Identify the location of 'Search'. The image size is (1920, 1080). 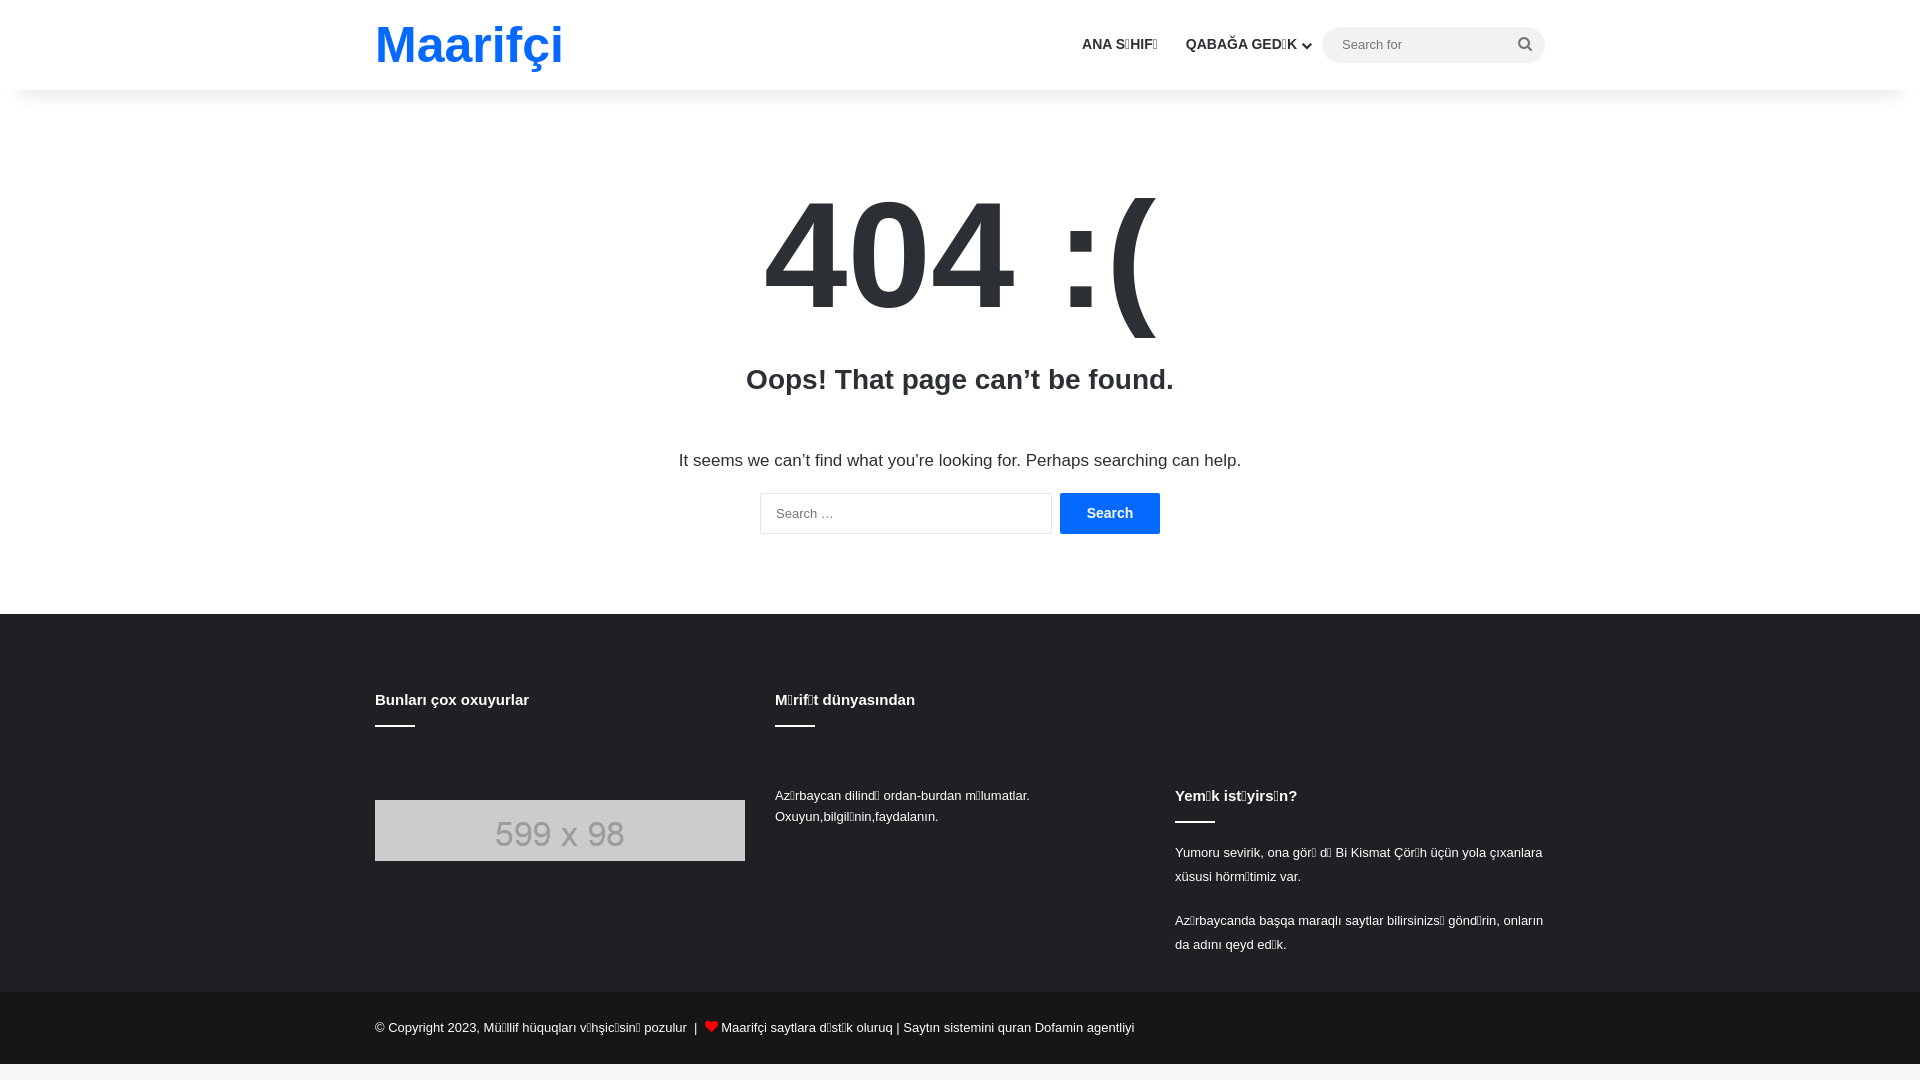
(1059, 512).